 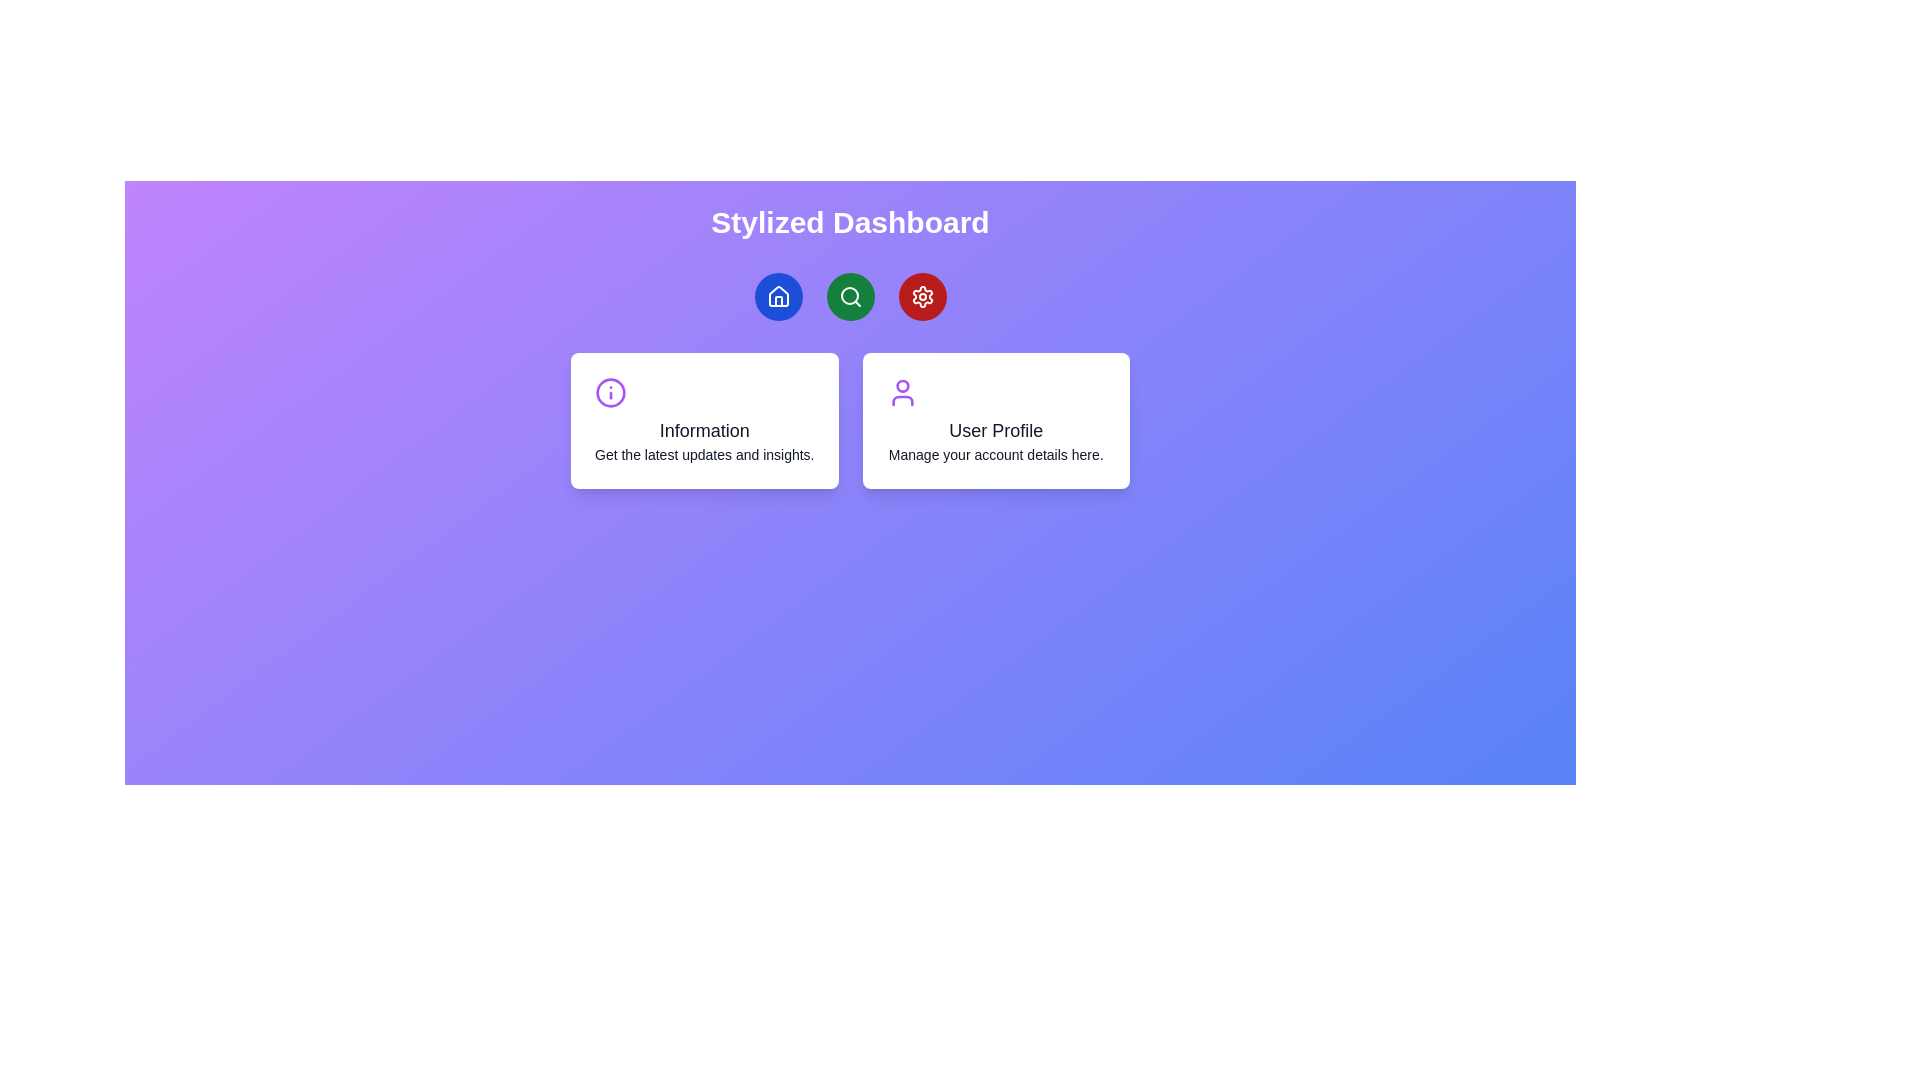 I want to click on the second circular button in the row above the 'Information' and 'User Profile' cards to initiate a search action, so click(x=850, y=297).